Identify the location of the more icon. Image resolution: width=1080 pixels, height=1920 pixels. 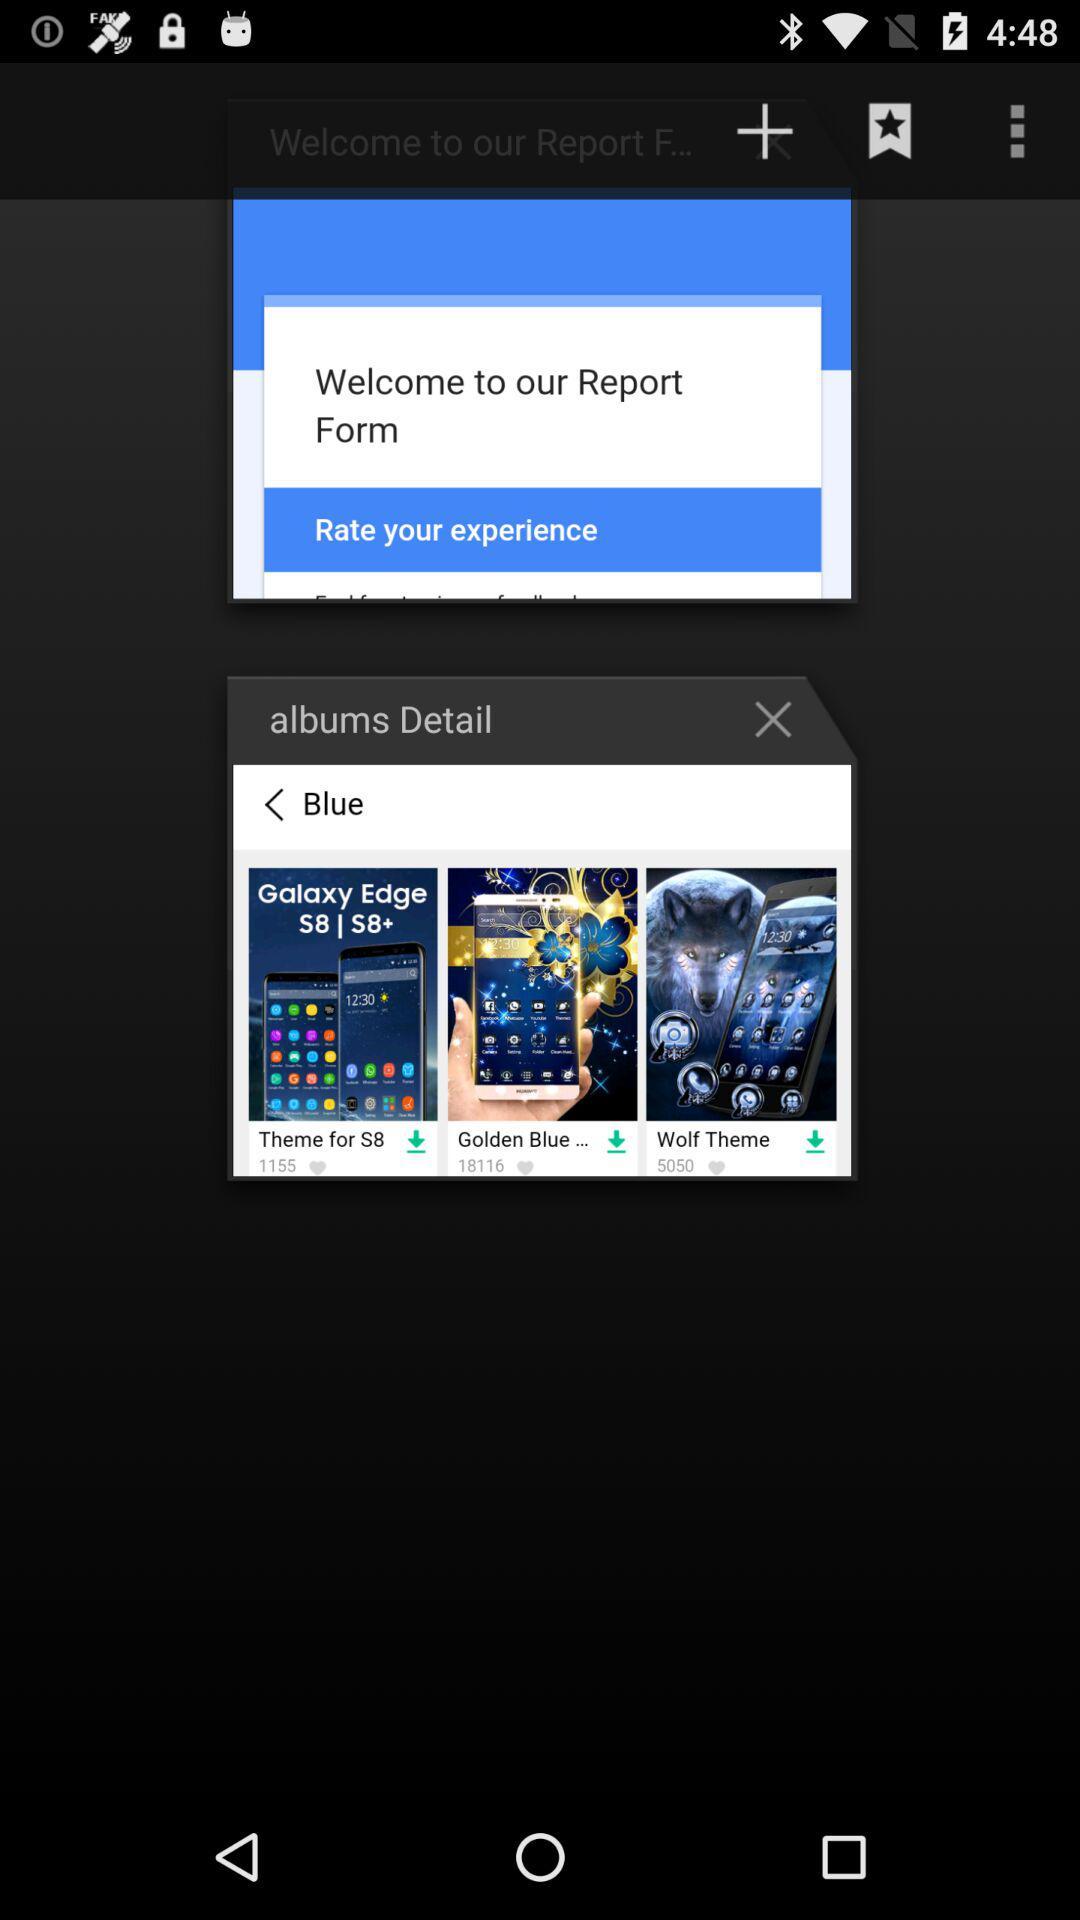
(1017, 139).